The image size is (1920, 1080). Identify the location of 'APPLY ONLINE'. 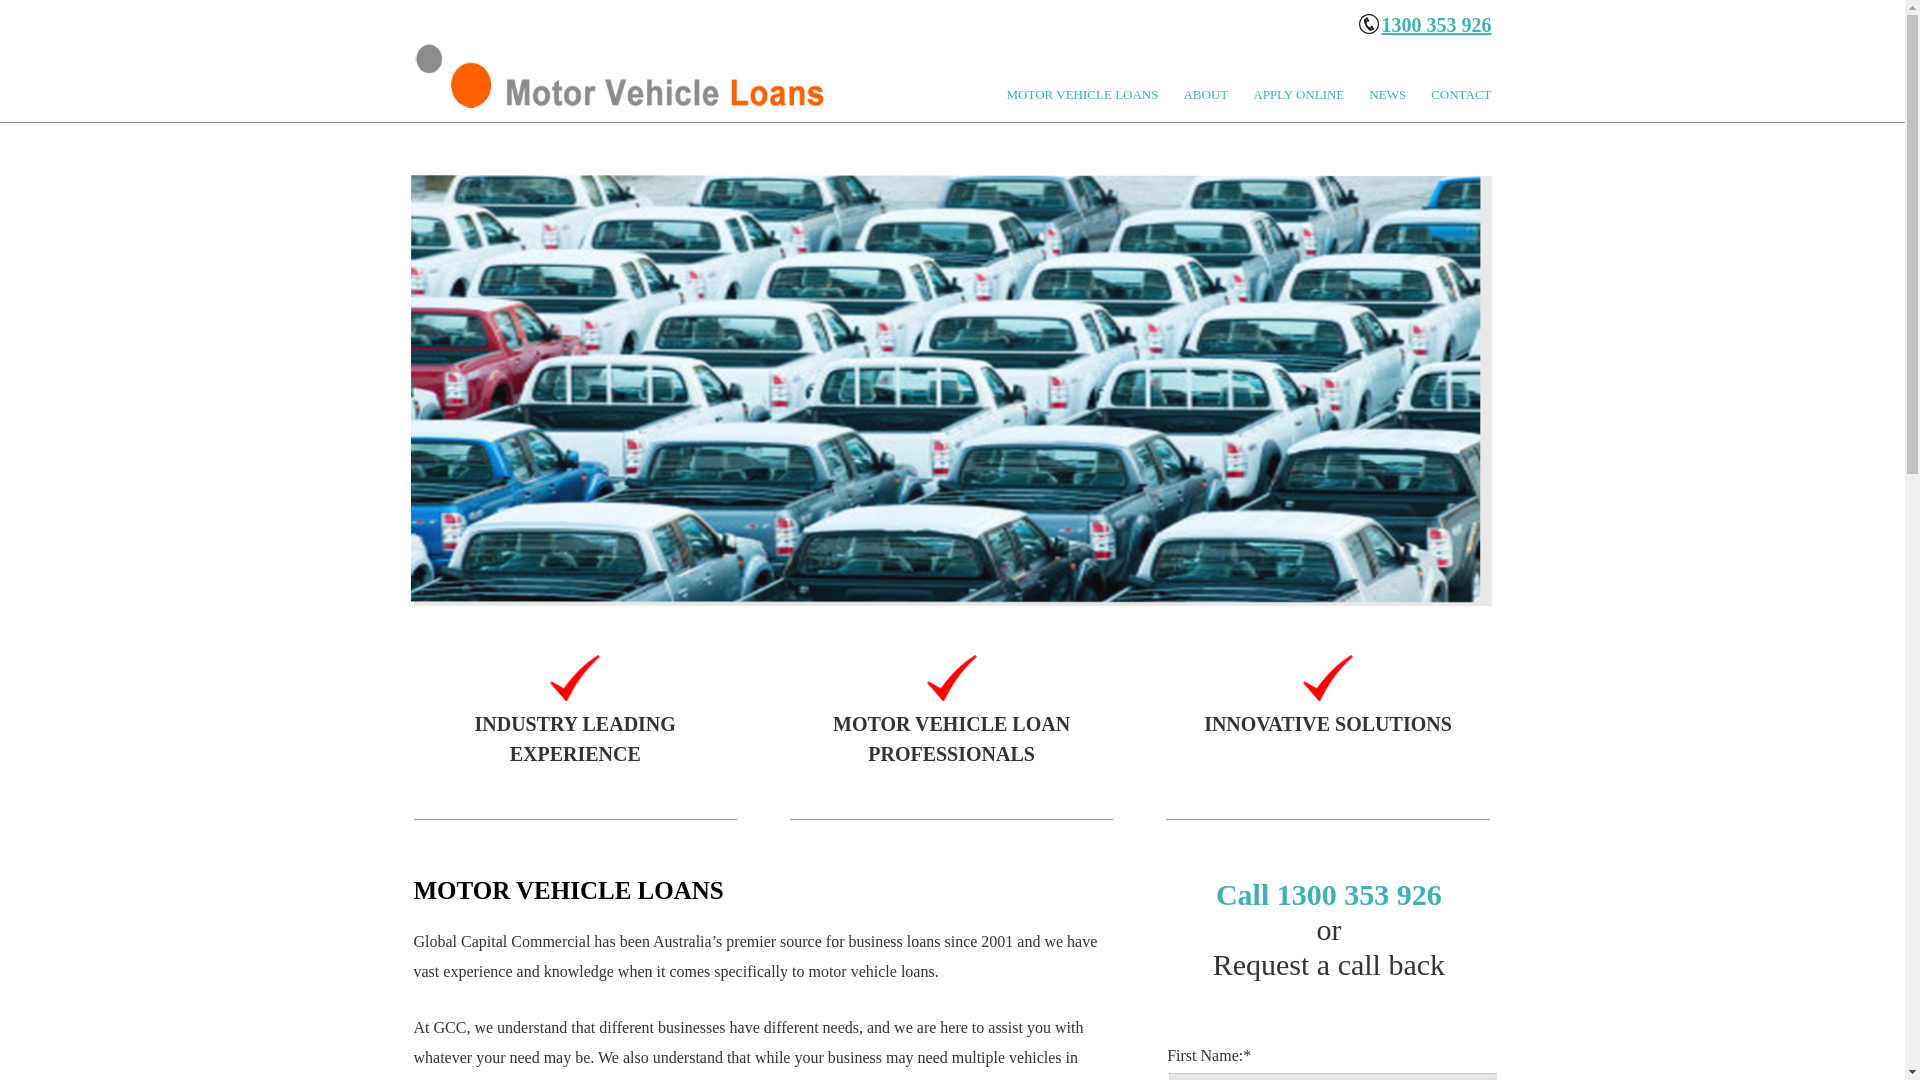
(1310, 94).